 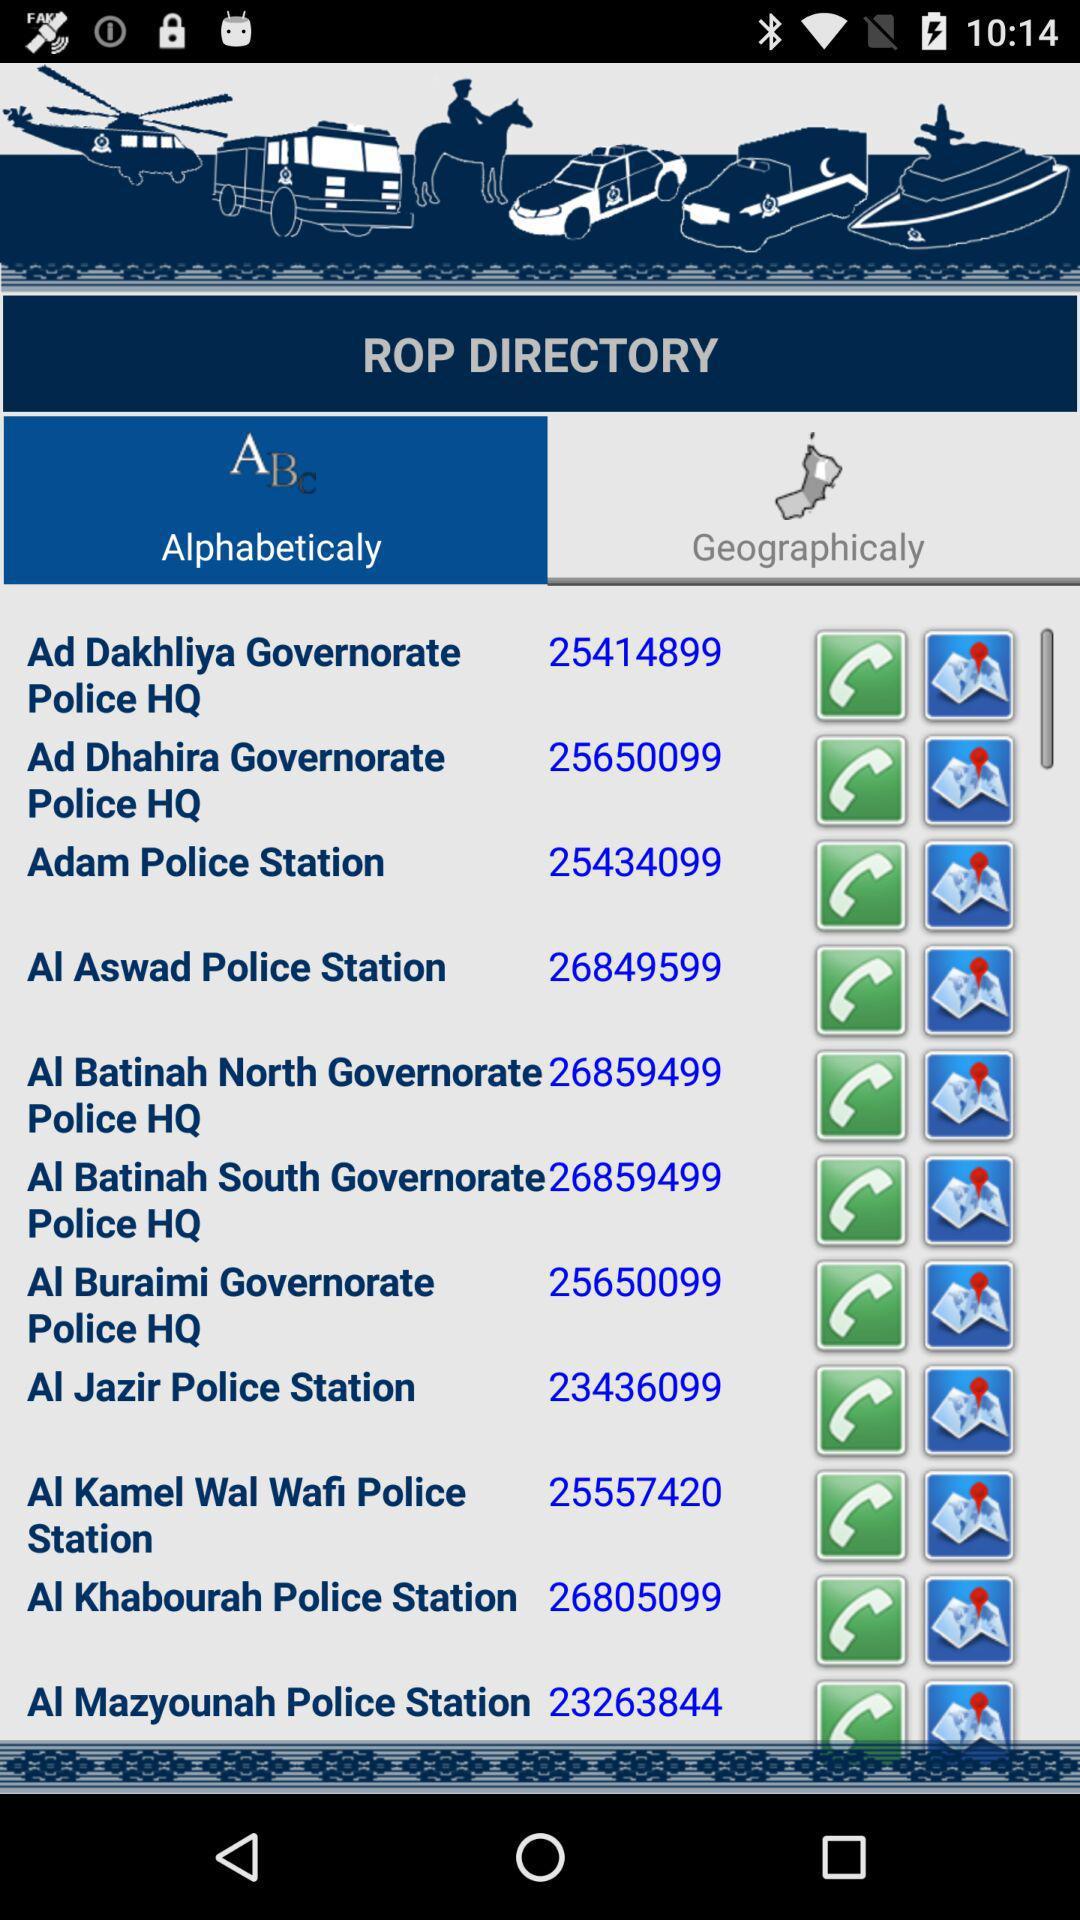 What do you see at coordinates (967, 1060) in the screenshot?
I see `the wallpaper icon` at bounding box center [967, 1060].